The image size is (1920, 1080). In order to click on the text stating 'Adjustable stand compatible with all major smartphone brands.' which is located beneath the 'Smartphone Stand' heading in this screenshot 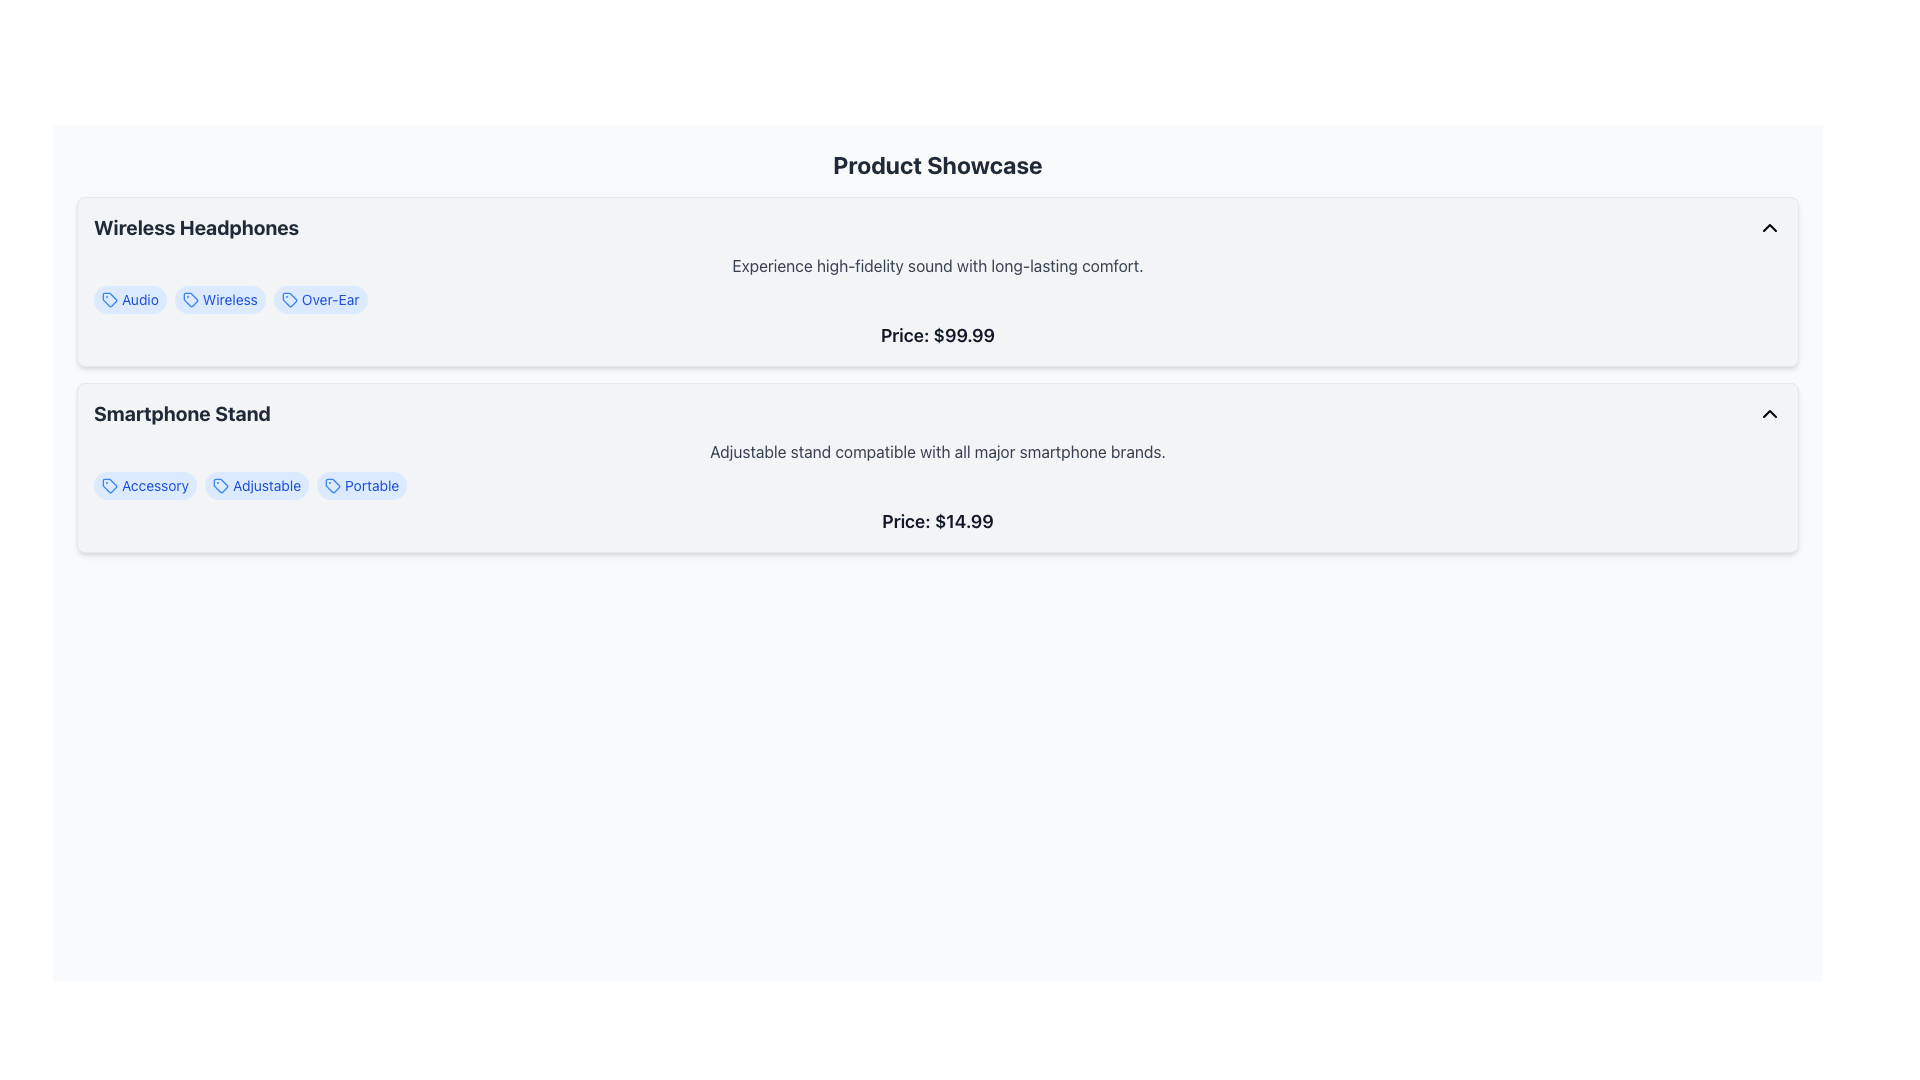, I will do `click(936, 451)`.